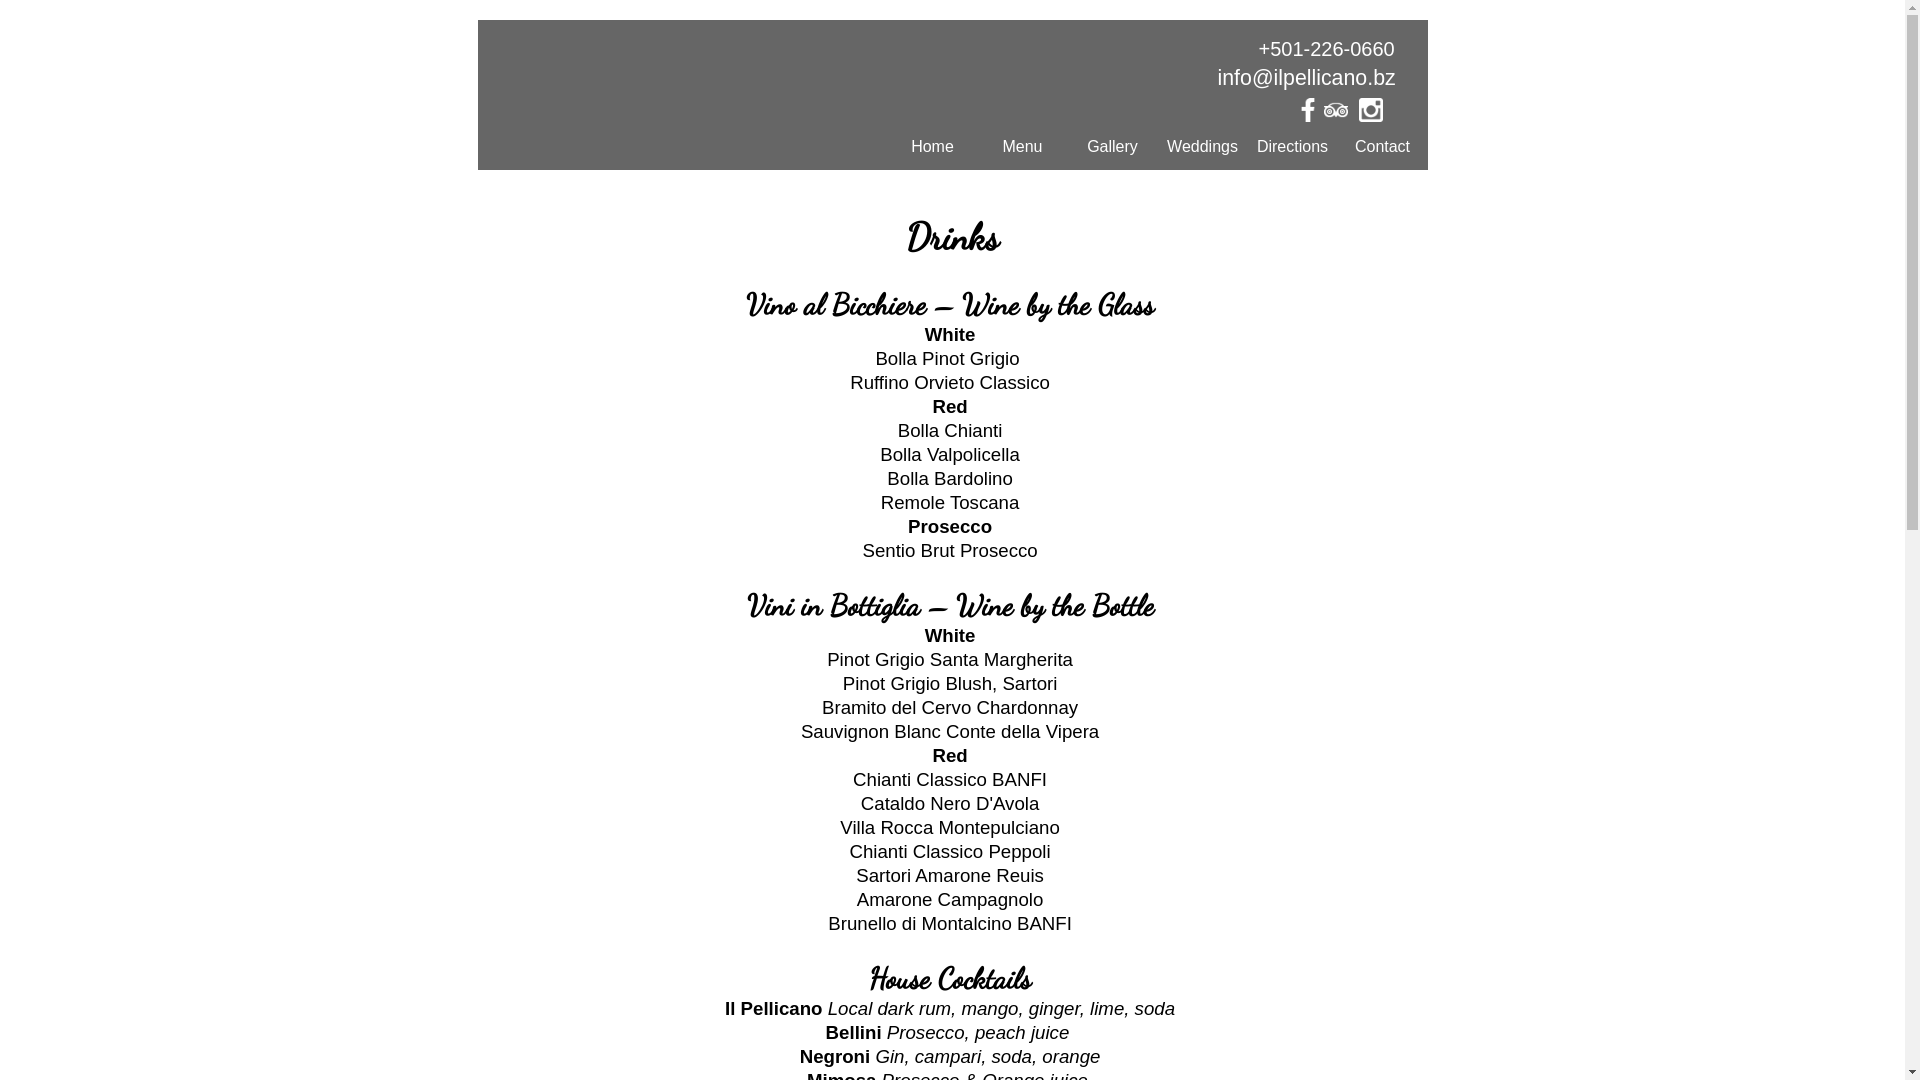 This screenshot has width=1920, height=1080. I want to click on 'info@ilpellicano.bz', so click(1306, 76).